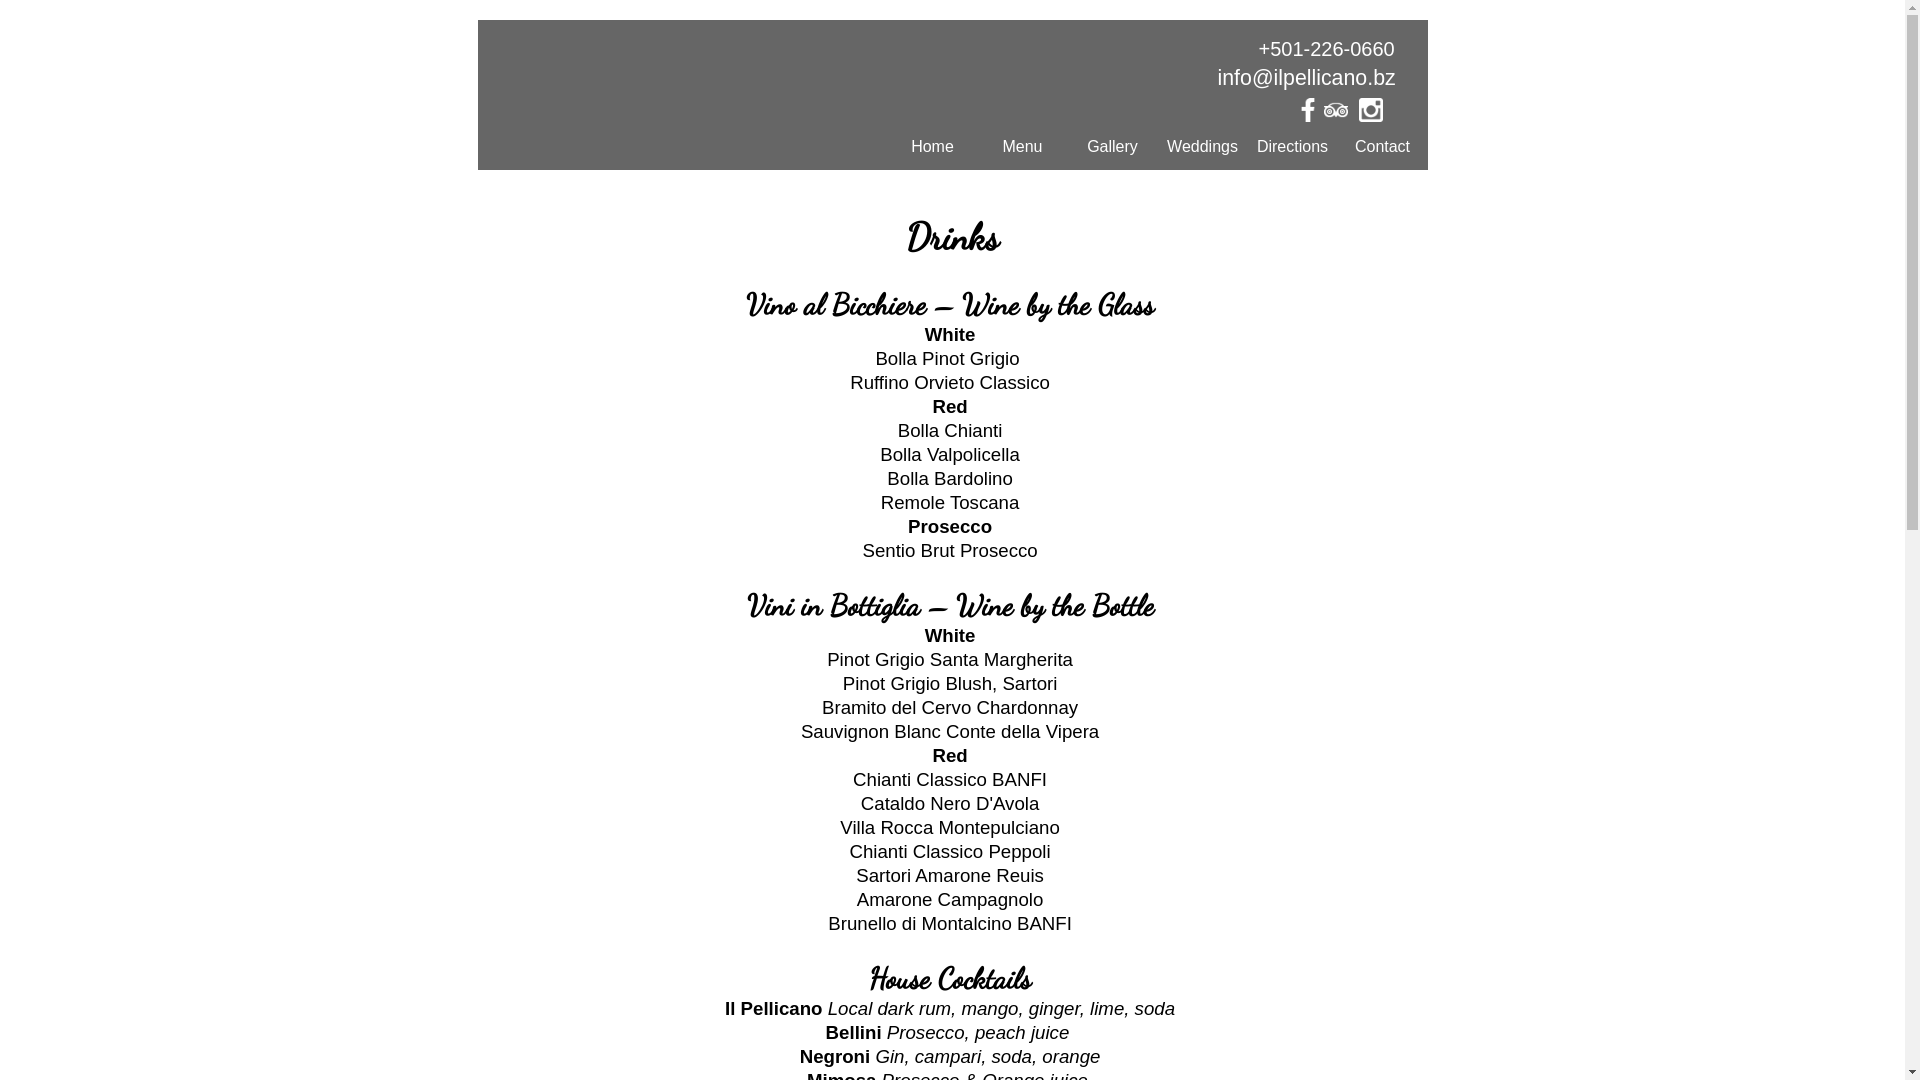 This screenshot has width=1920, height=1080. I want to click on 'info@ilpellicano.bz', so click(1306, 76).